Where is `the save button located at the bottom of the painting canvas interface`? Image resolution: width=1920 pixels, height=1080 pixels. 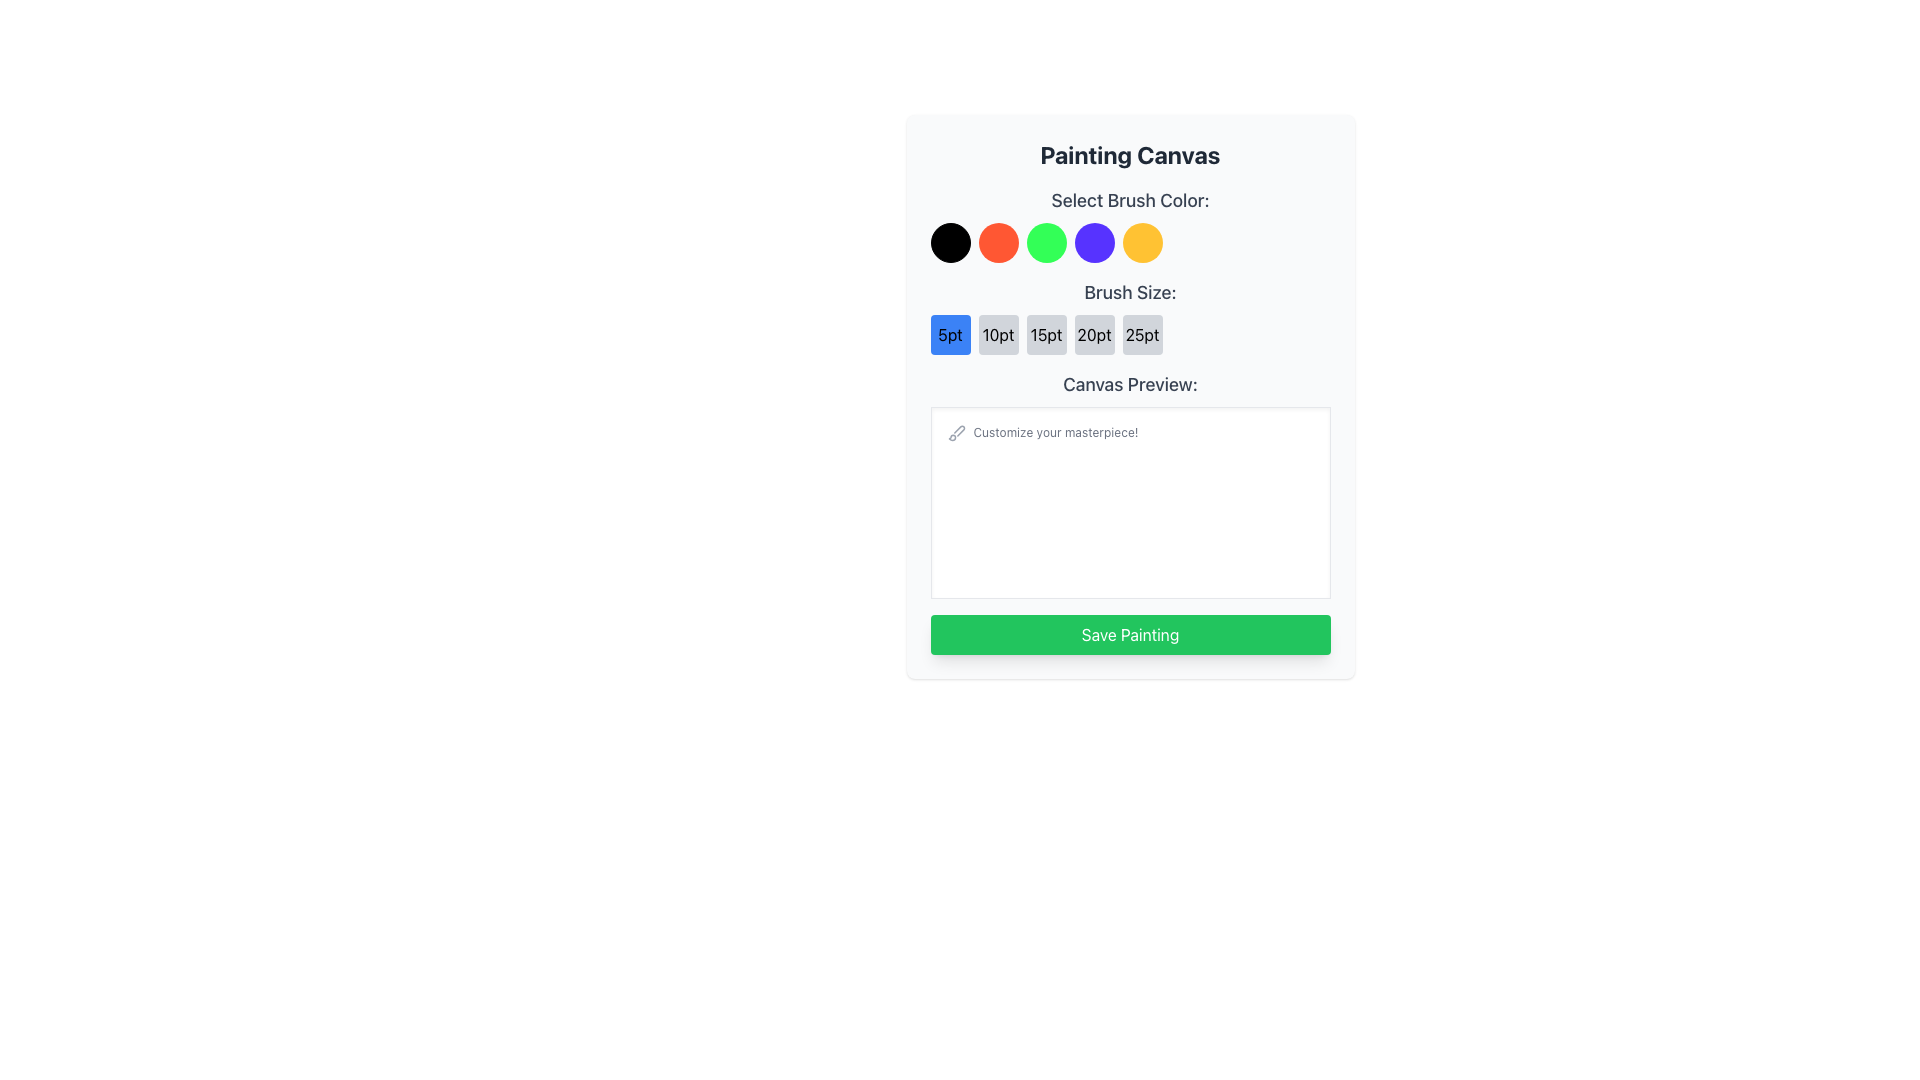
the save button located at the bottom of the painting canvas interface is located at coordinates (1130, 635).